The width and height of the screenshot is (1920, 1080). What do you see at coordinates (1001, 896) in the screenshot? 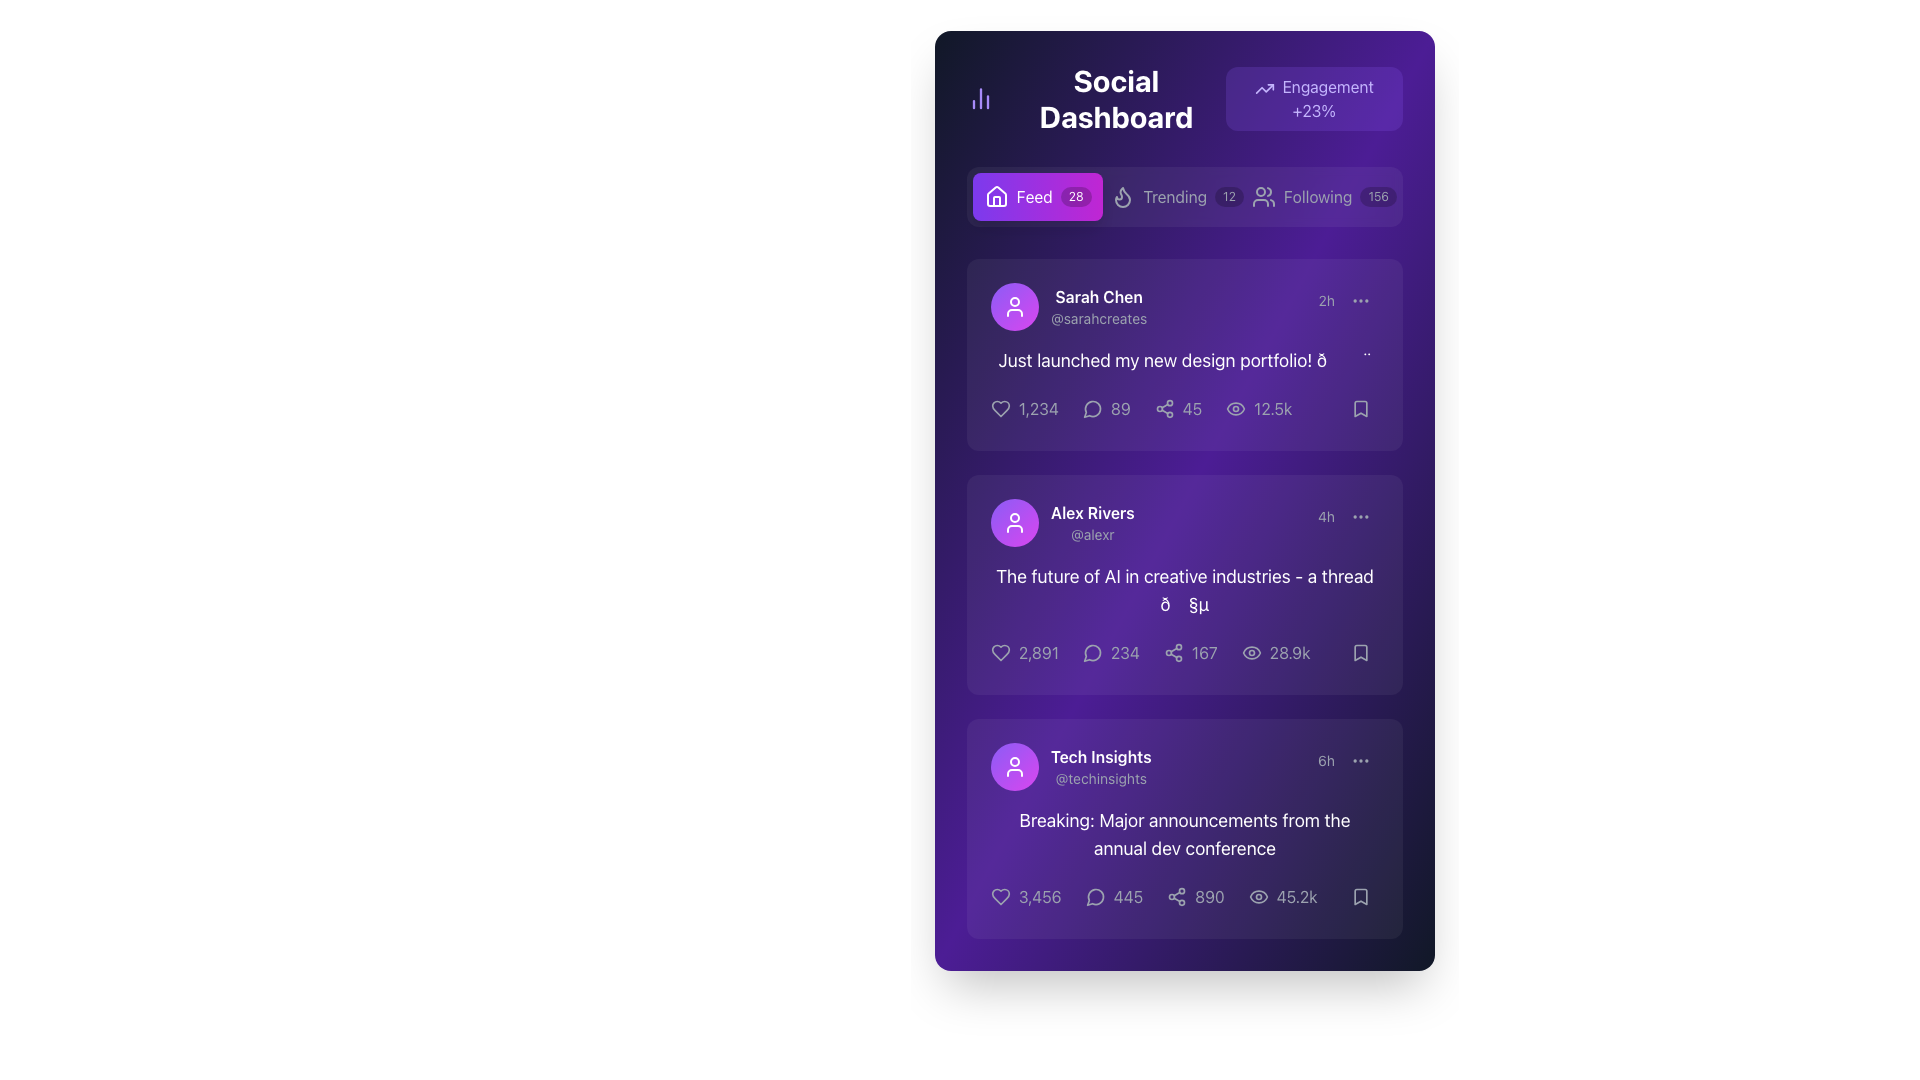
I see `the heart icon button to like the 'Tech Insights' post, located below the main content text and aligned to the left among interactive icons` at bounding box center [1001, 896].